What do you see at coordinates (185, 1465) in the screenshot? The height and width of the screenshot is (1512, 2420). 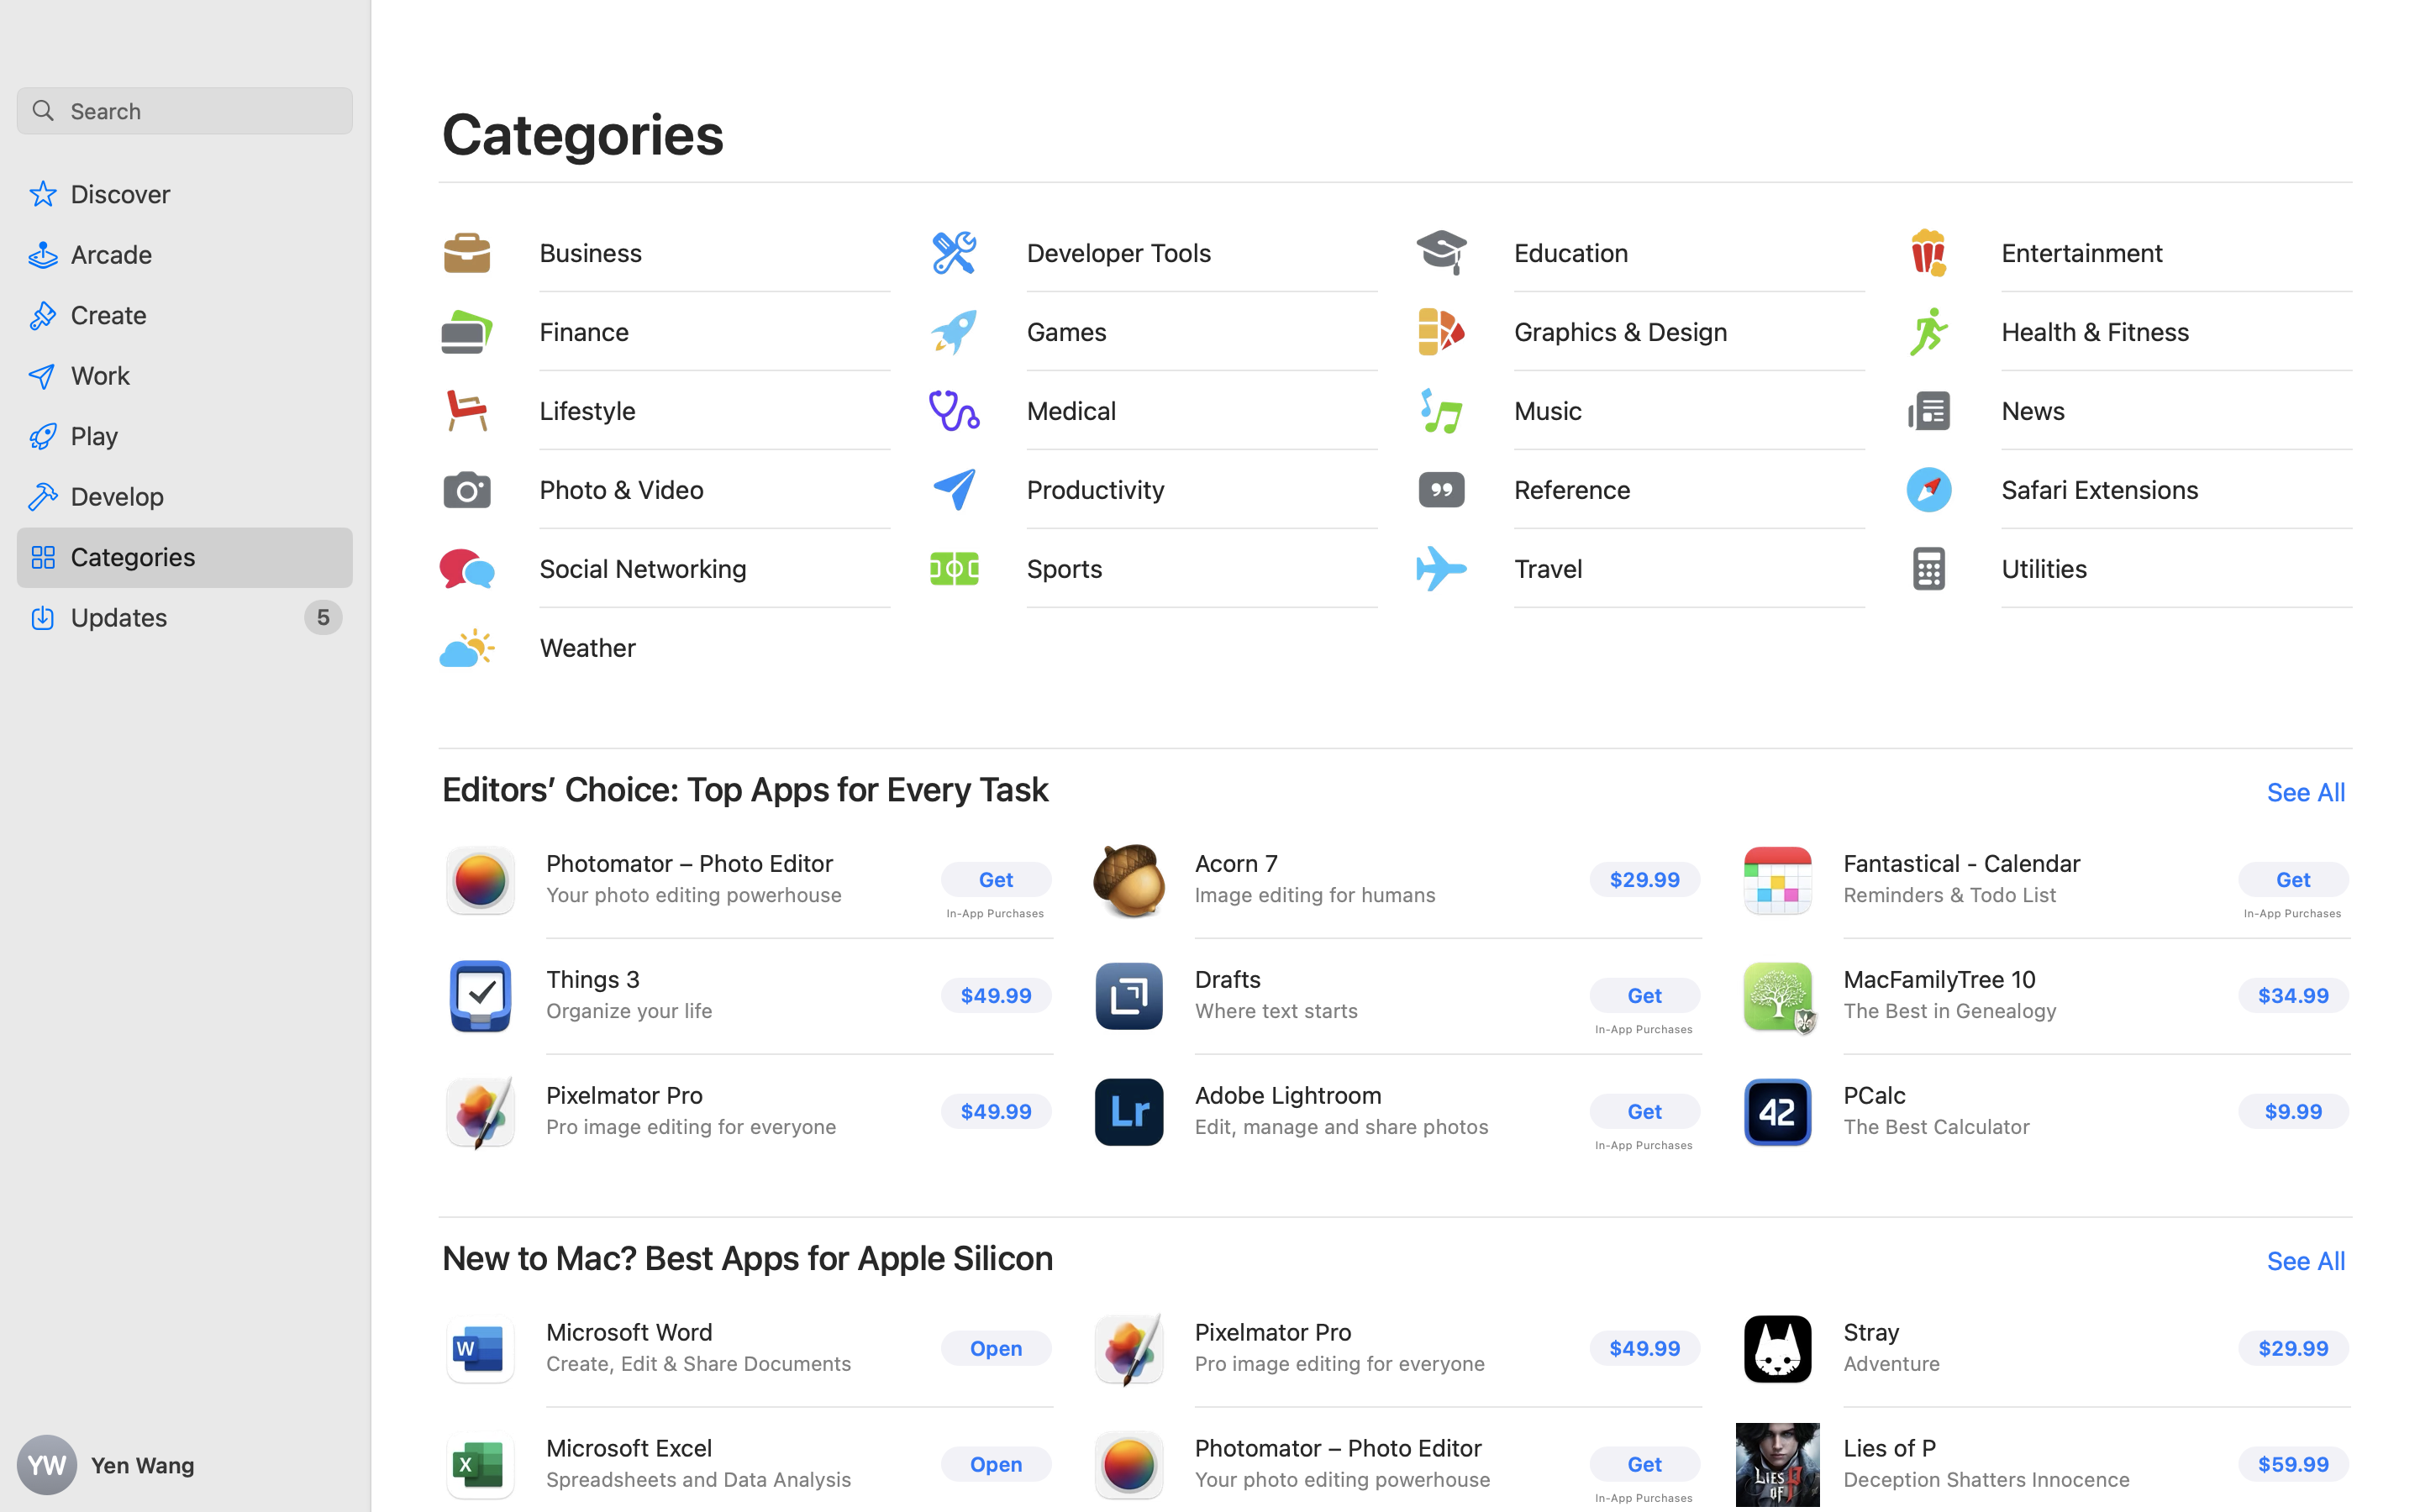 I see `'Yen Wang'` at bounding box center [185, 1465].